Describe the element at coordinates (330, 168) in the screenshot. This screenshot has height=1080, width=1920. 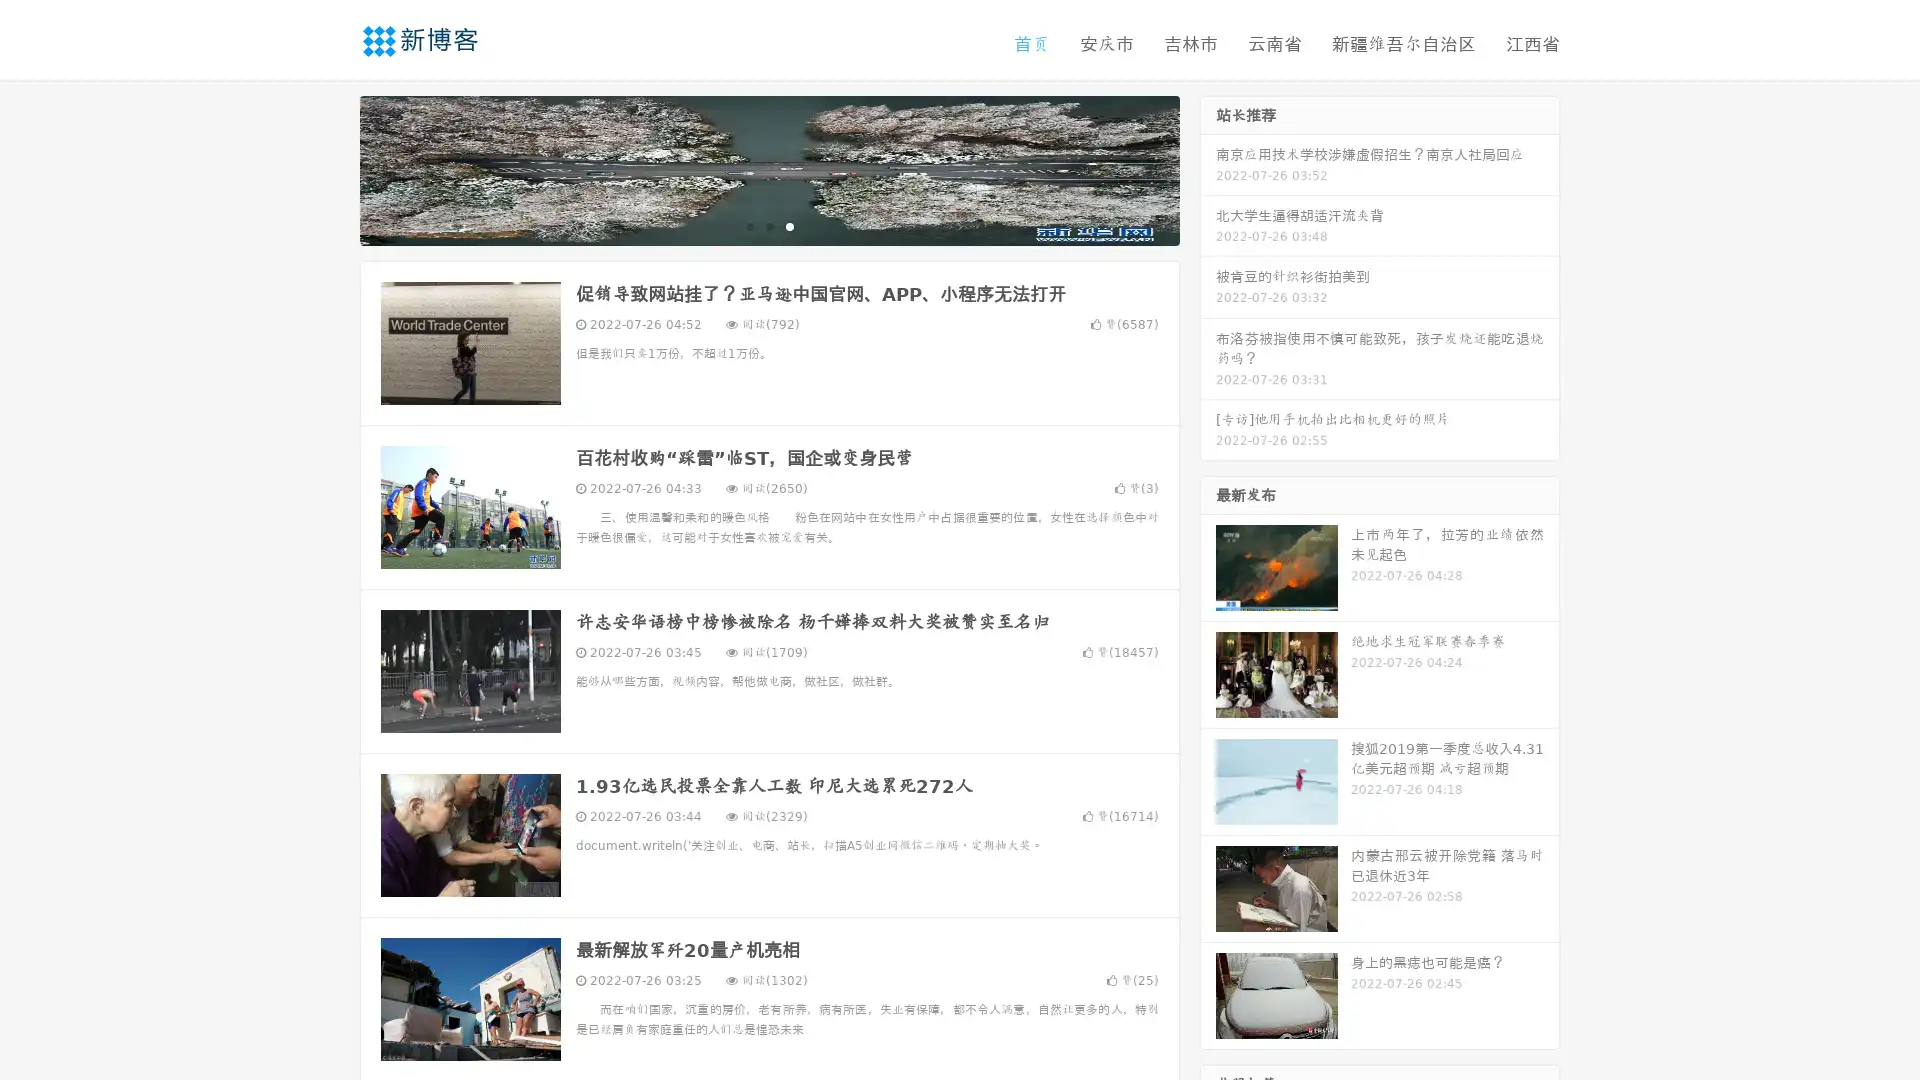
I see `Previous slide` at that location.